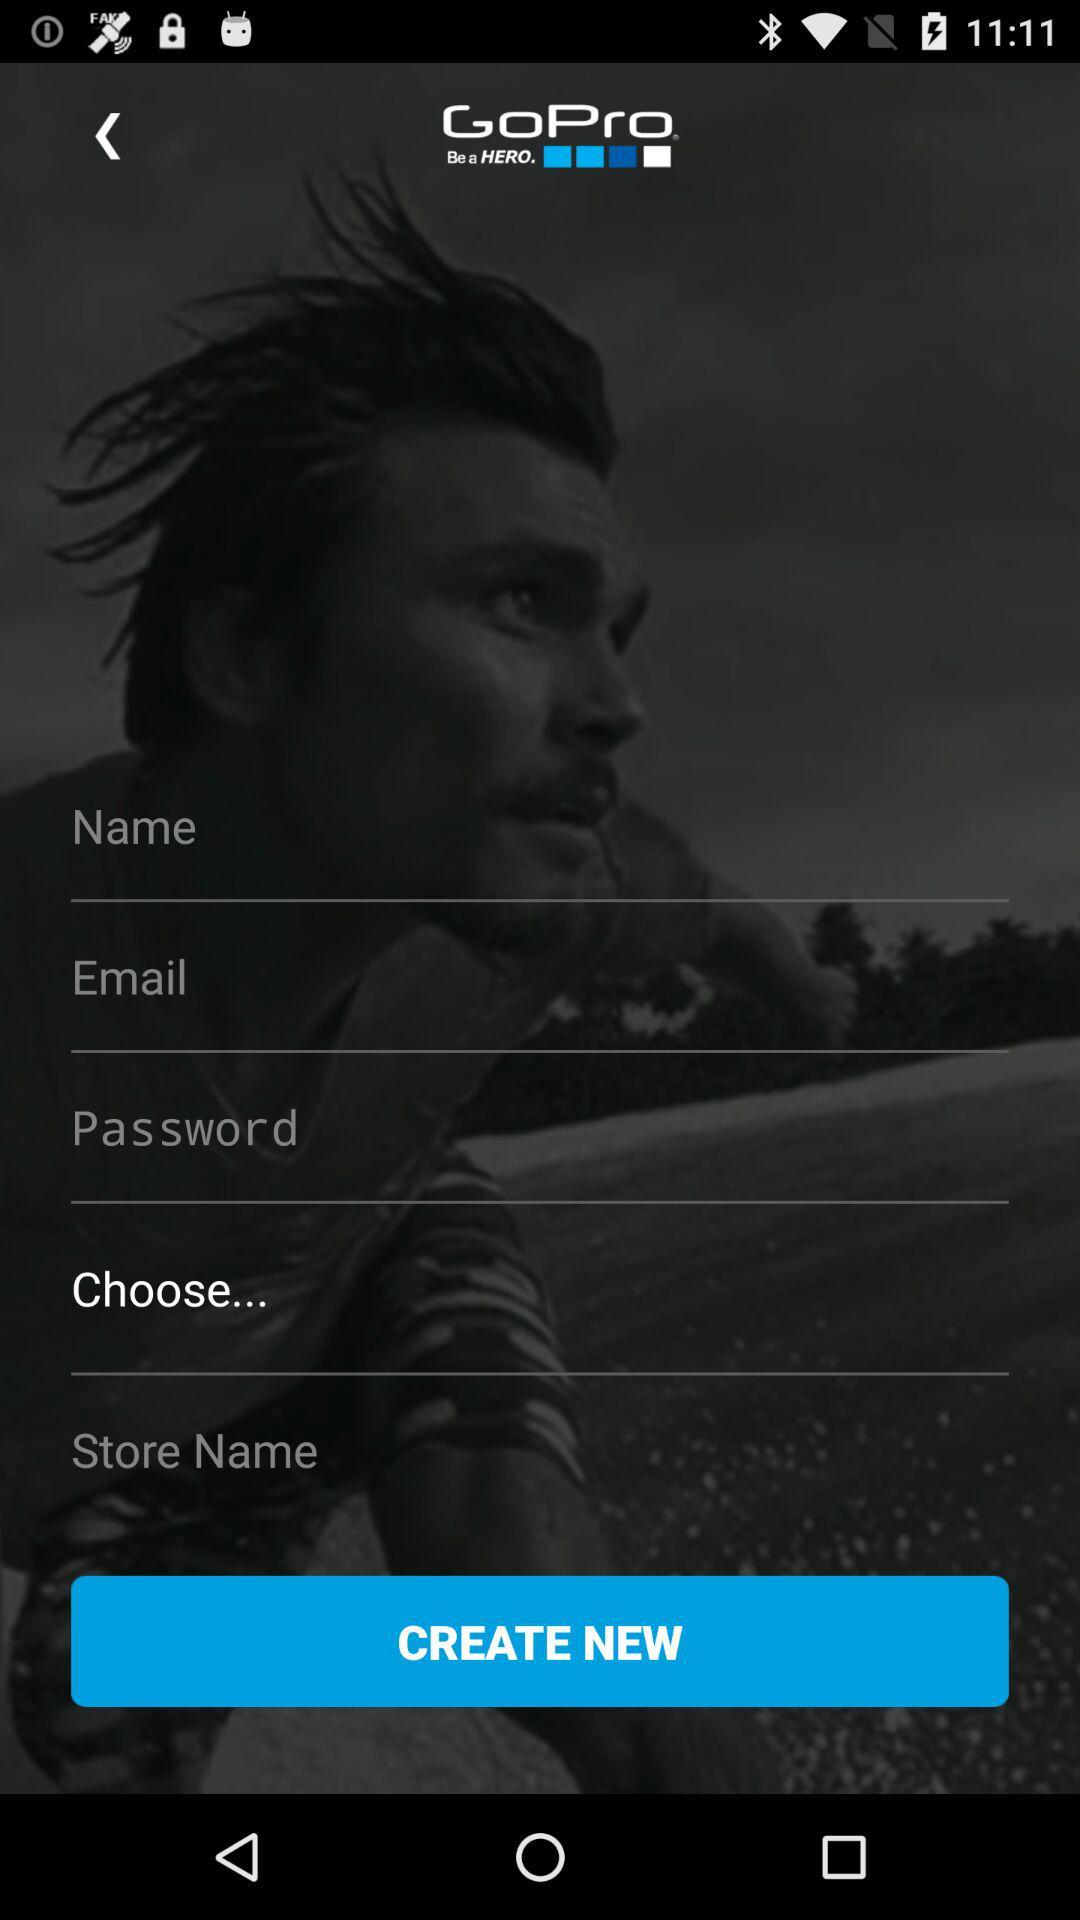  Describe the element at coordinates (107, 135) in the screenshot. I see `previous` at that location.